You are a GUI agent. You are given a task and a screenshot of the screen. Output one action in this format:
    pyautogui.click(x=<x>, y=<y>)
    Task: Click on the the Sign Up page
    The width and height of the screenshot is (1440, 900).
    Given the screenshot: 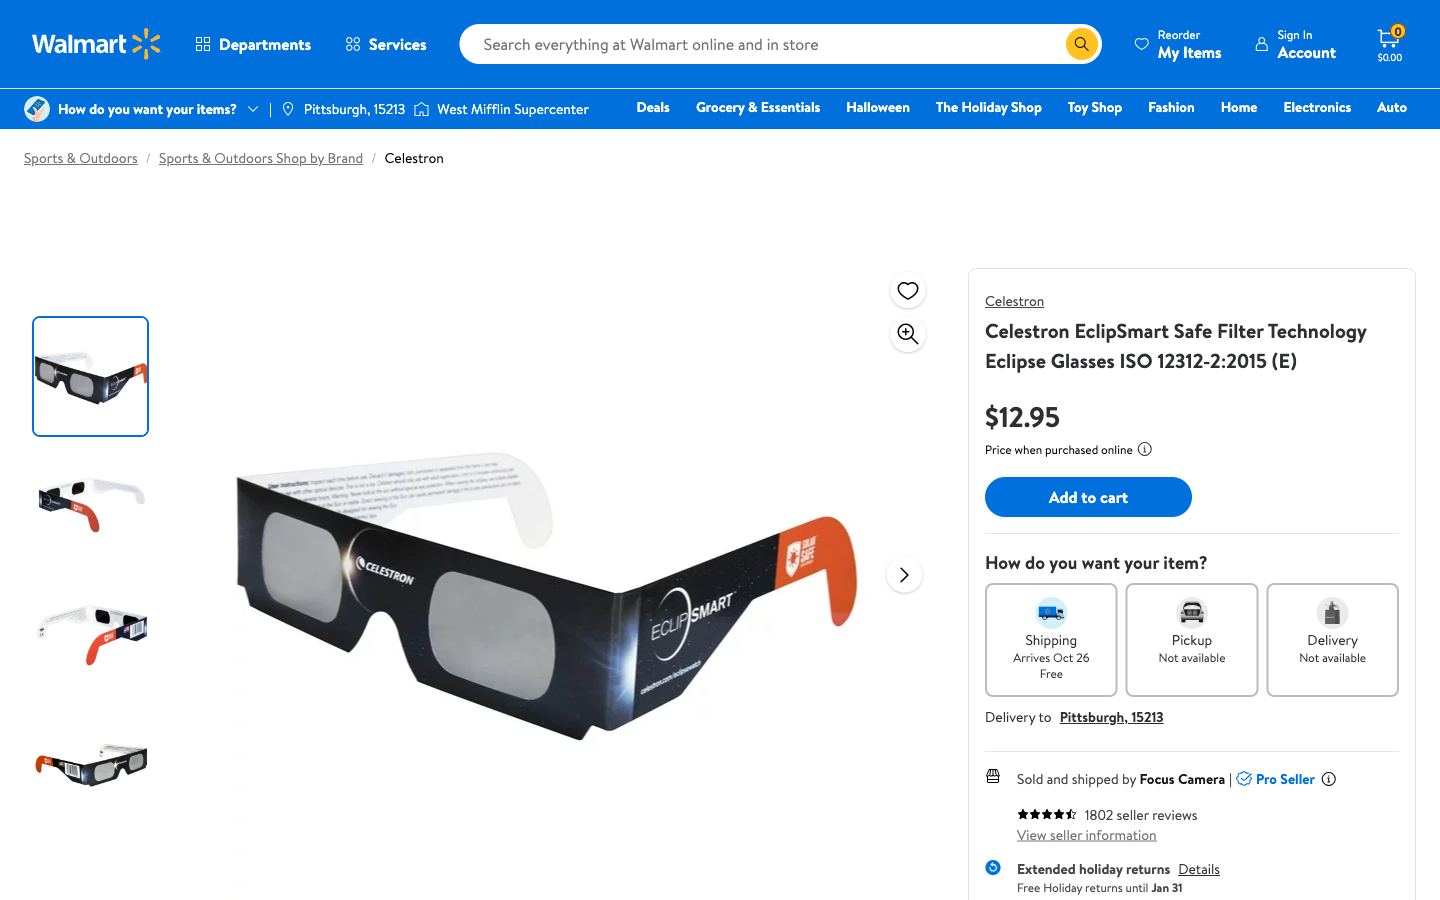 What is the action you would take?
    pyautogui.click(x=1294, y=43)
    